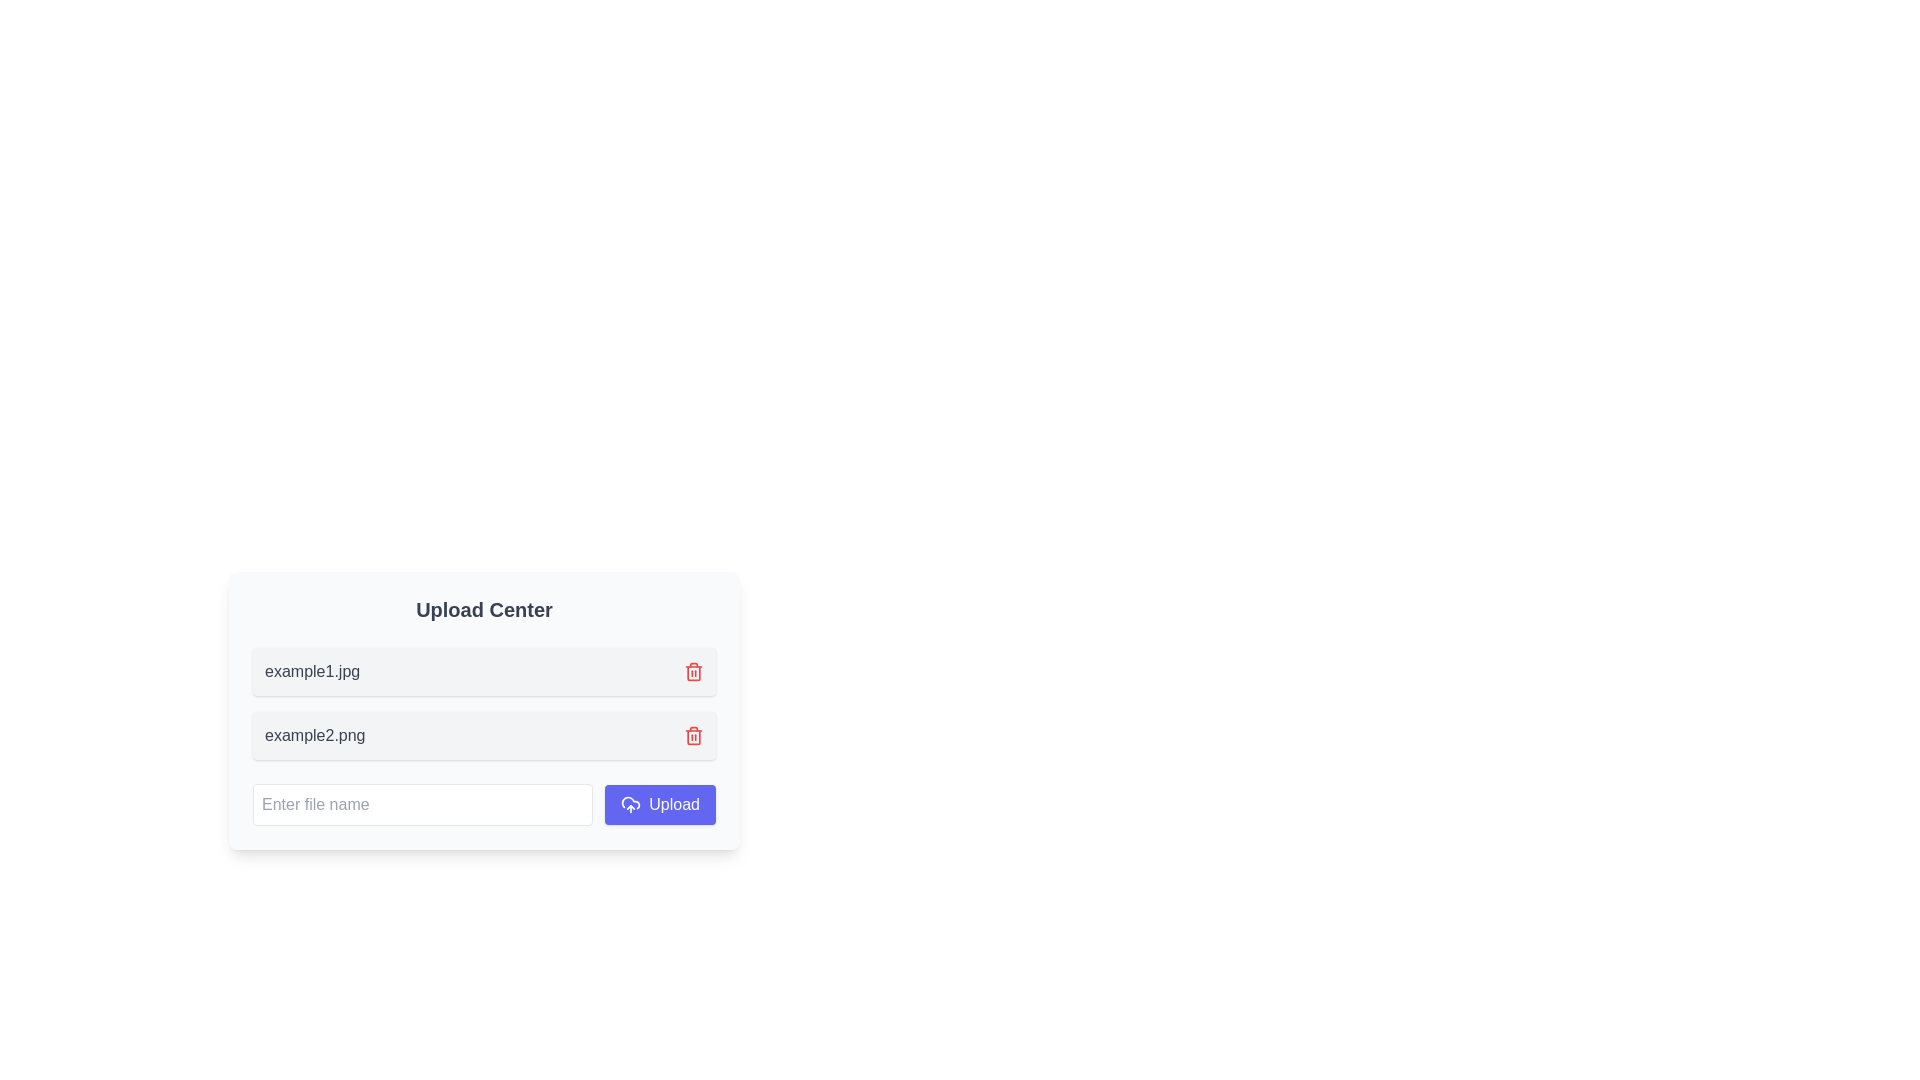 The height and width of the screenshot is (1080, 1920). I want to click on the delete Icon button located to the far right of the row corresponding to the file named 'example2.png', so click(694, 736).